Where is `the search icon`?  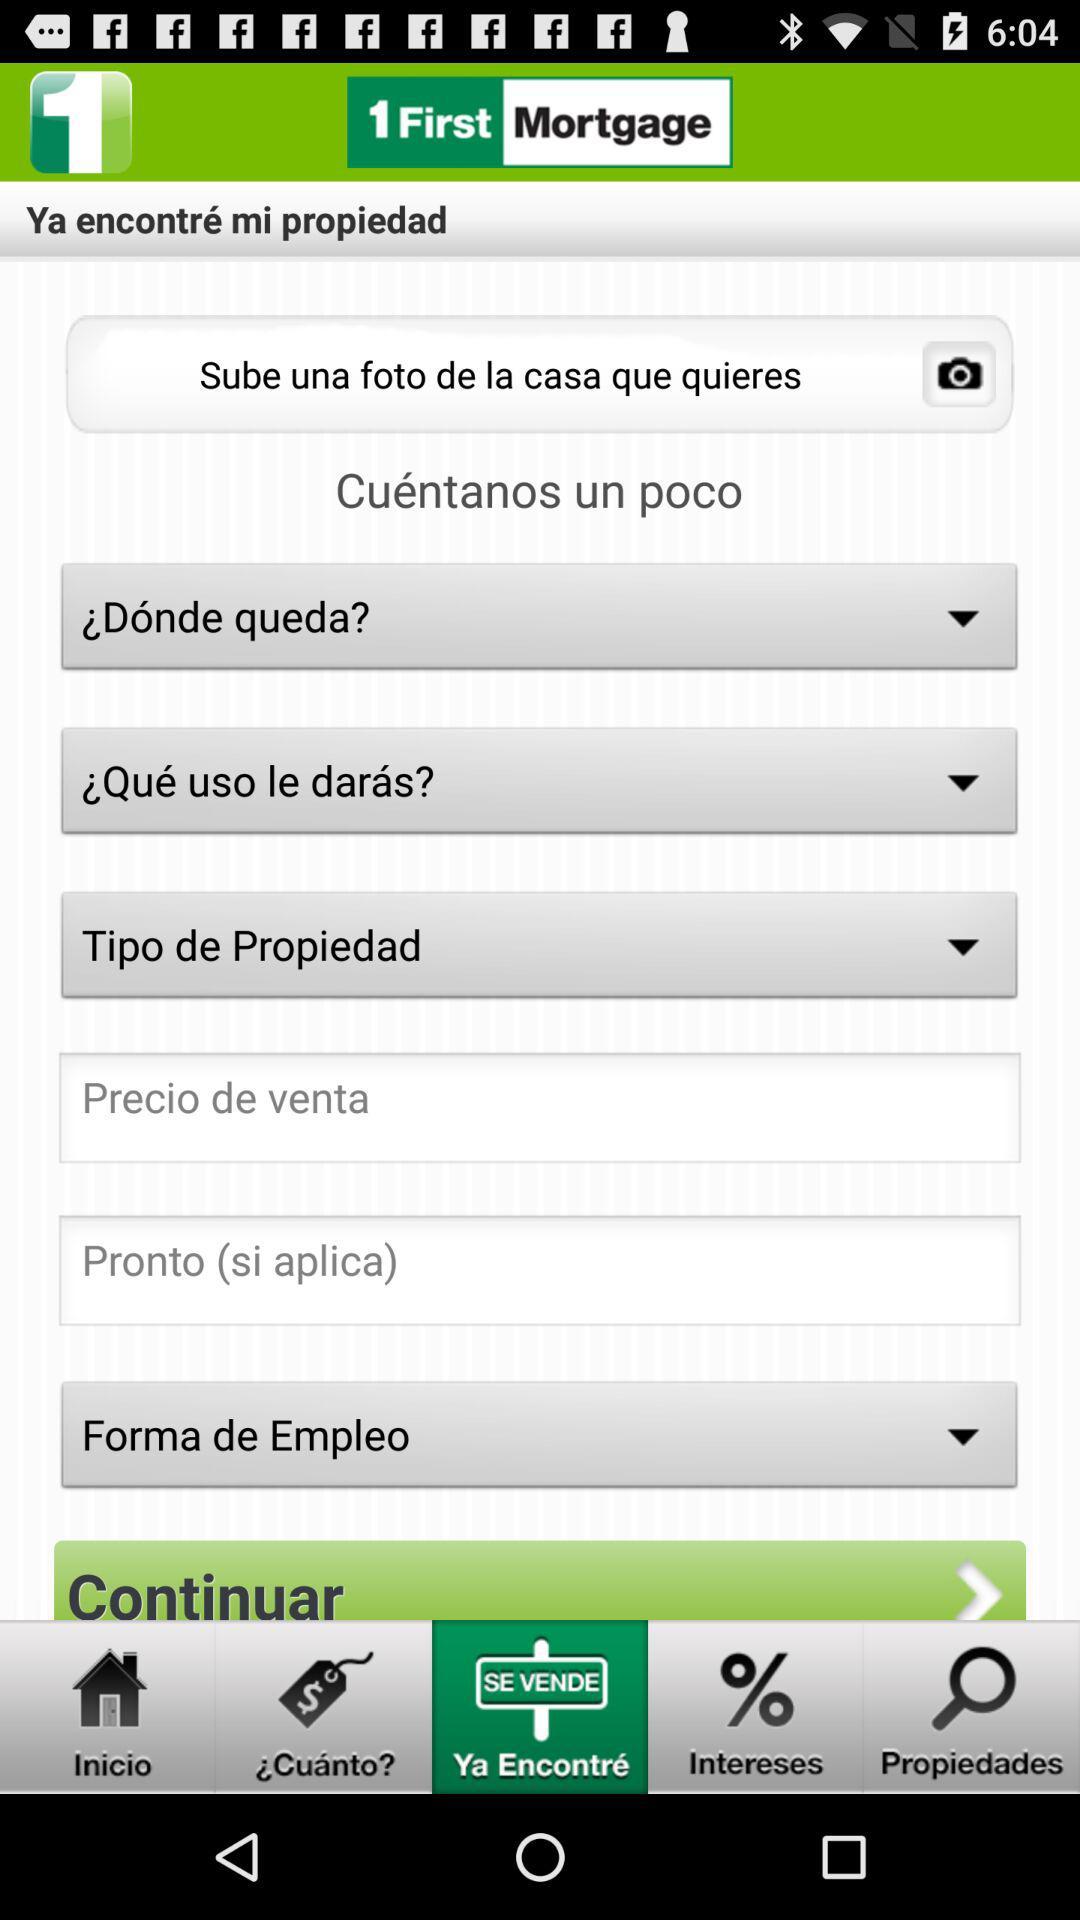
the search icon is located at coordinates (971, 1826).